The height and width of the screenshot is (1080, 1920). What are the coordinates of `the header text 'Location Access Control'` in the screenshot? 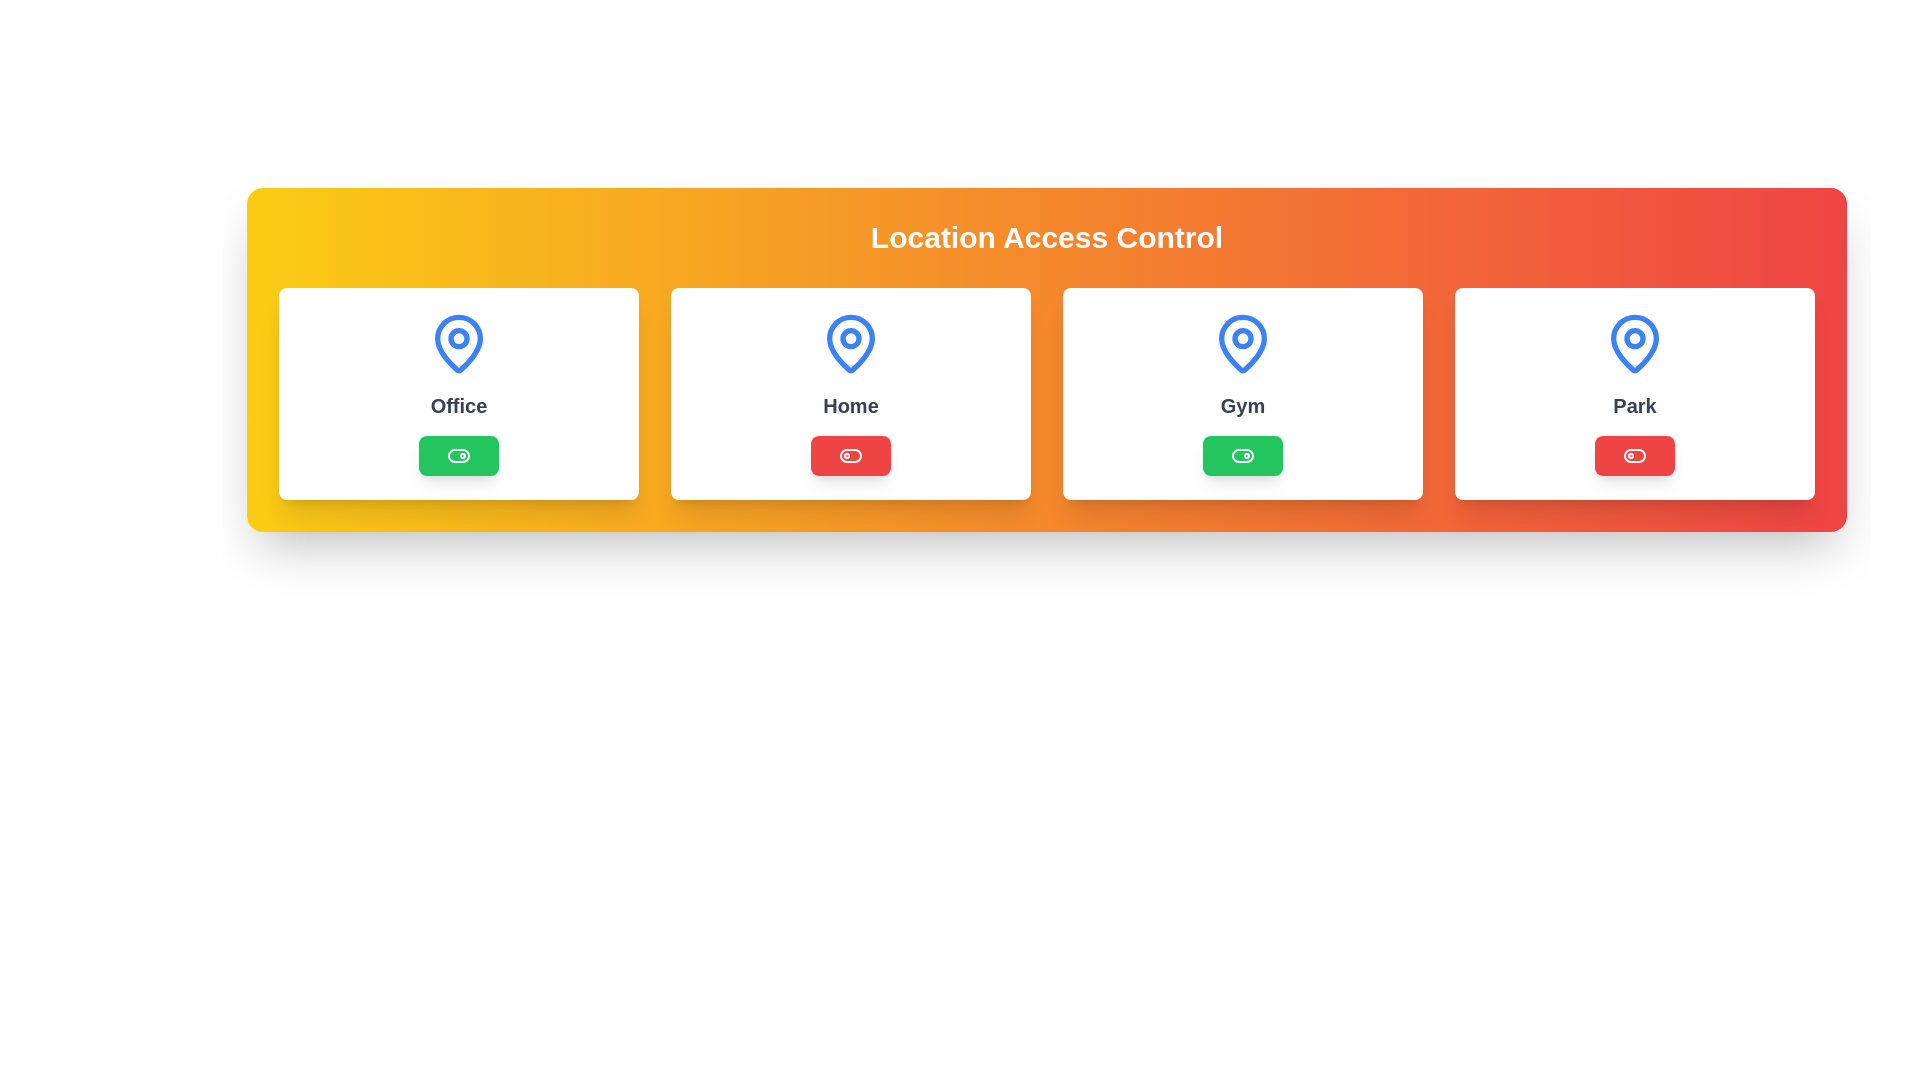 It's located at (1045, 237).